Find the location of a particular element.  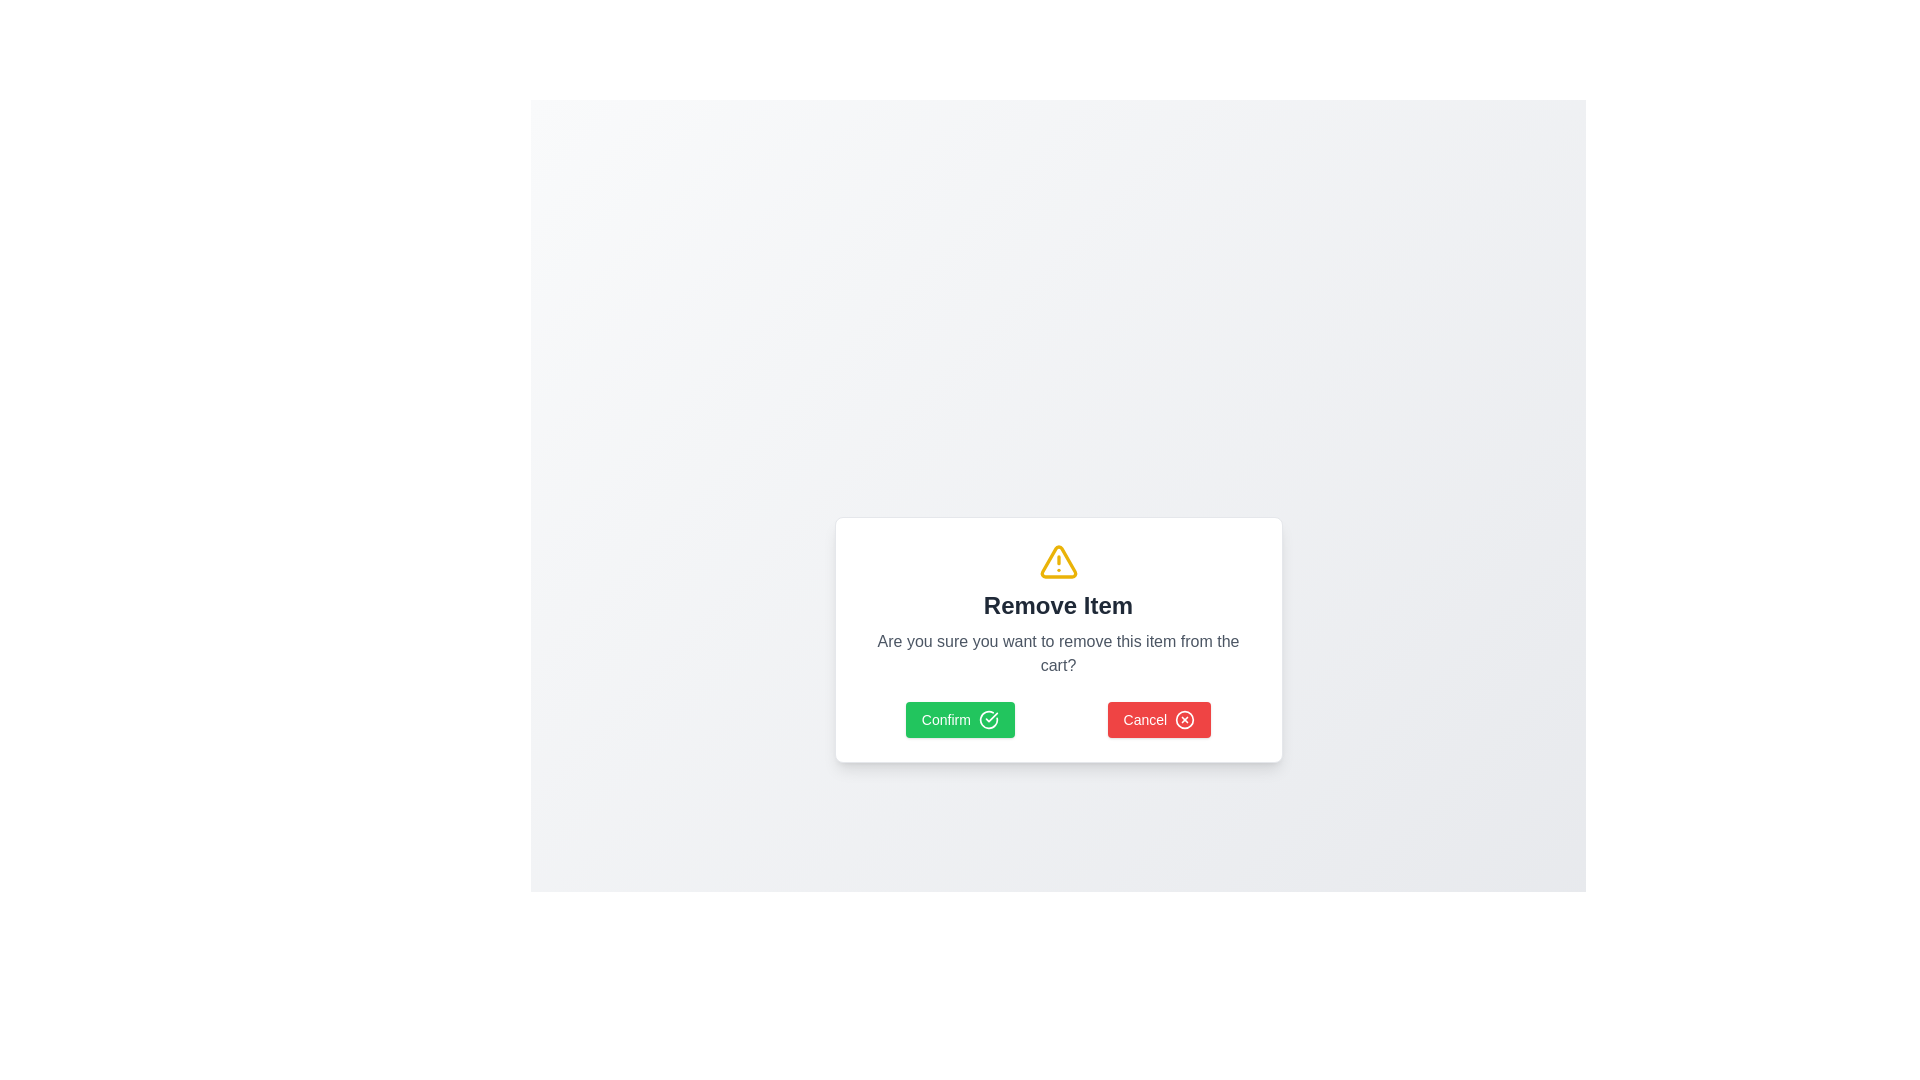

the green 'Confirm' button that contains a circle-shaped icon with a checkmark inside, located in the confirmation modal is located at coordinates (988, 720).